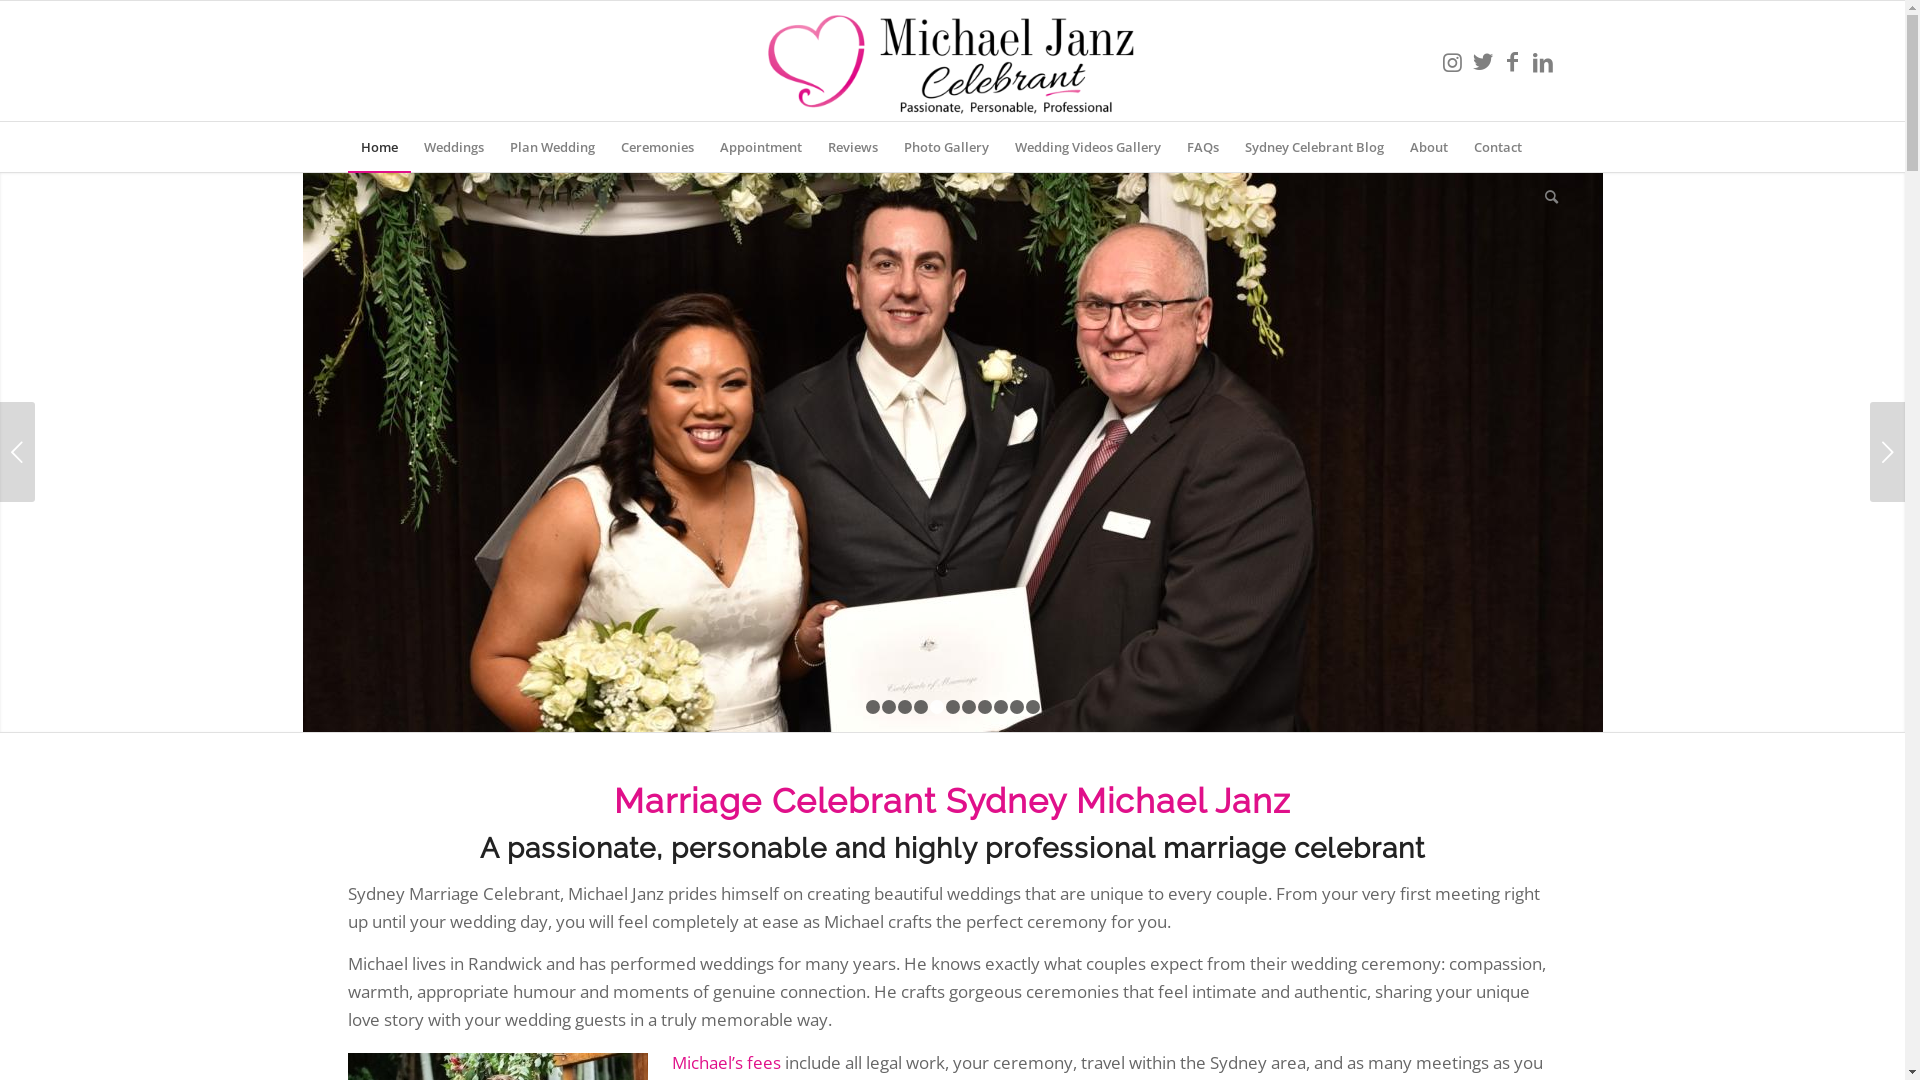 Image resolution: width=1920 pixels, height=1080 pixels. I want to click on 'FAQs', so click(1202, 145).